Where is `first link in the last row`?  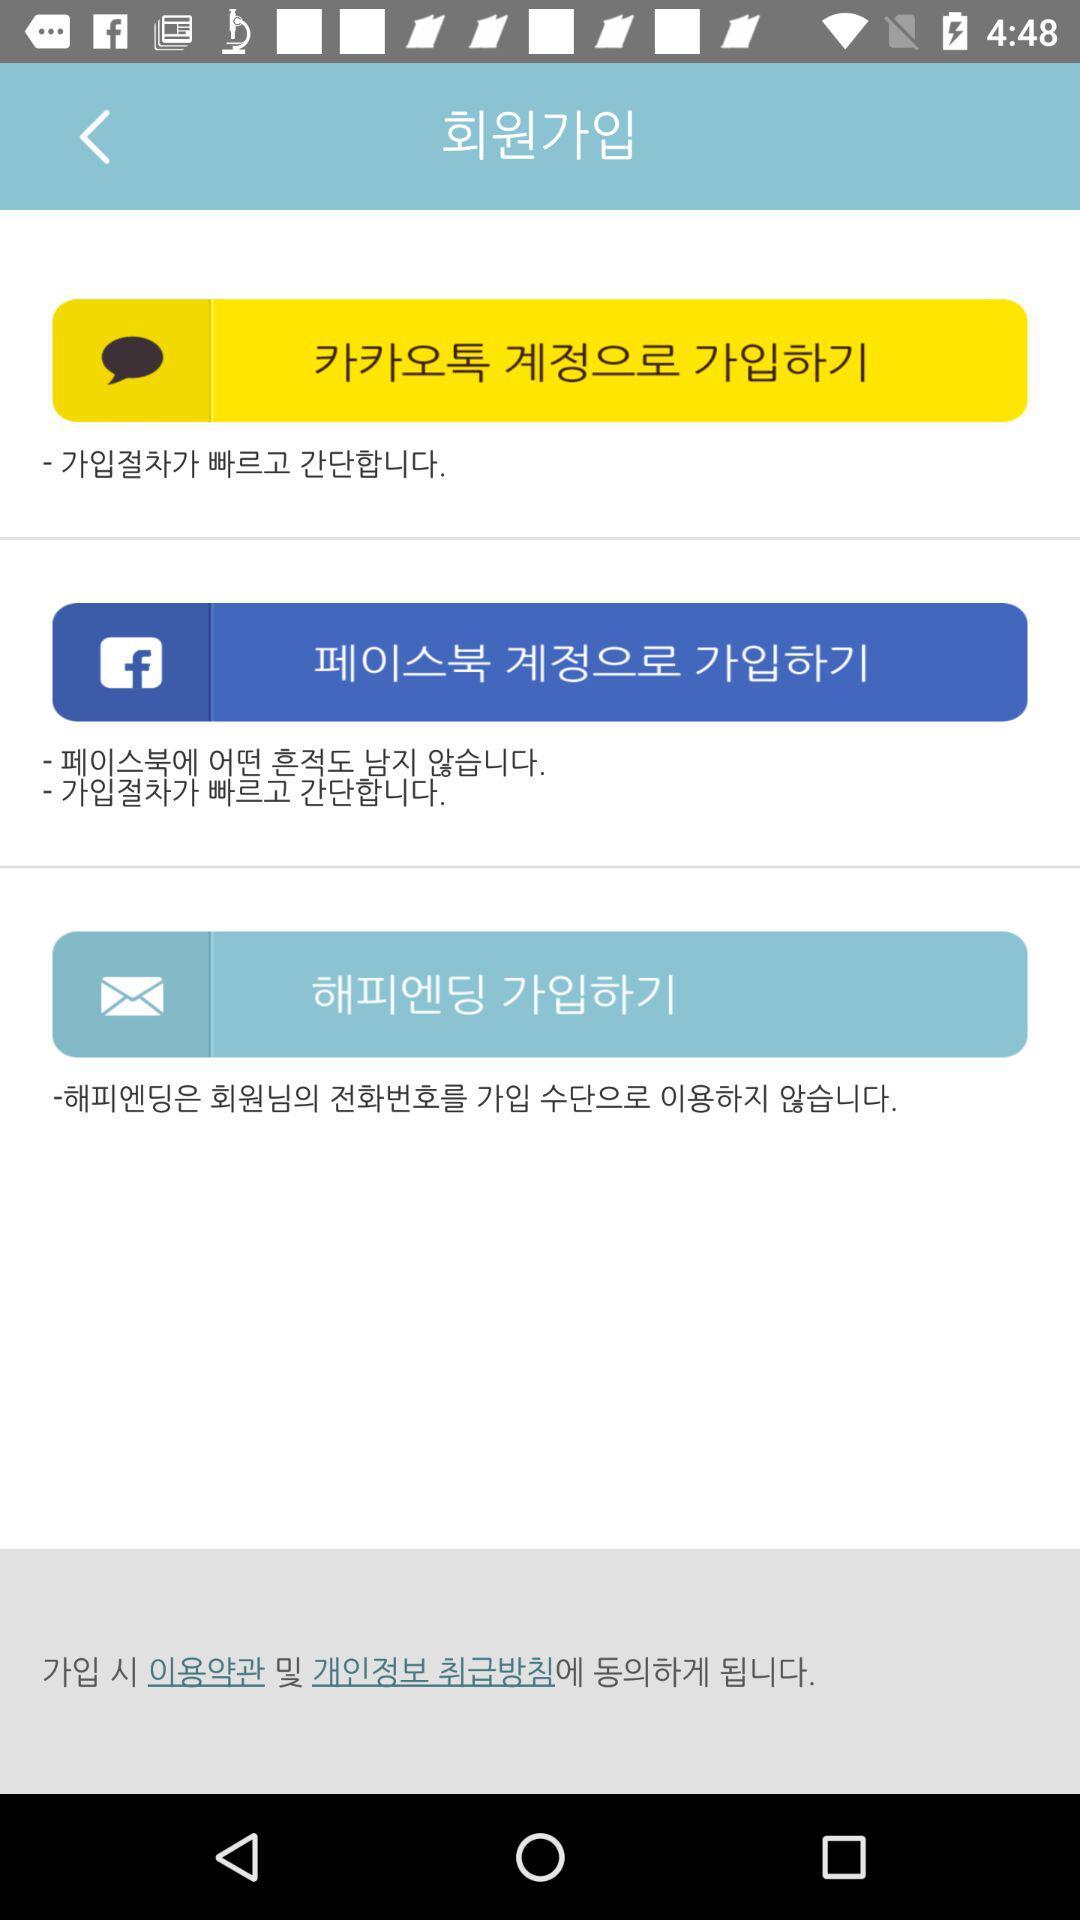
first link in the last row is located at coordinates (206, 1673).